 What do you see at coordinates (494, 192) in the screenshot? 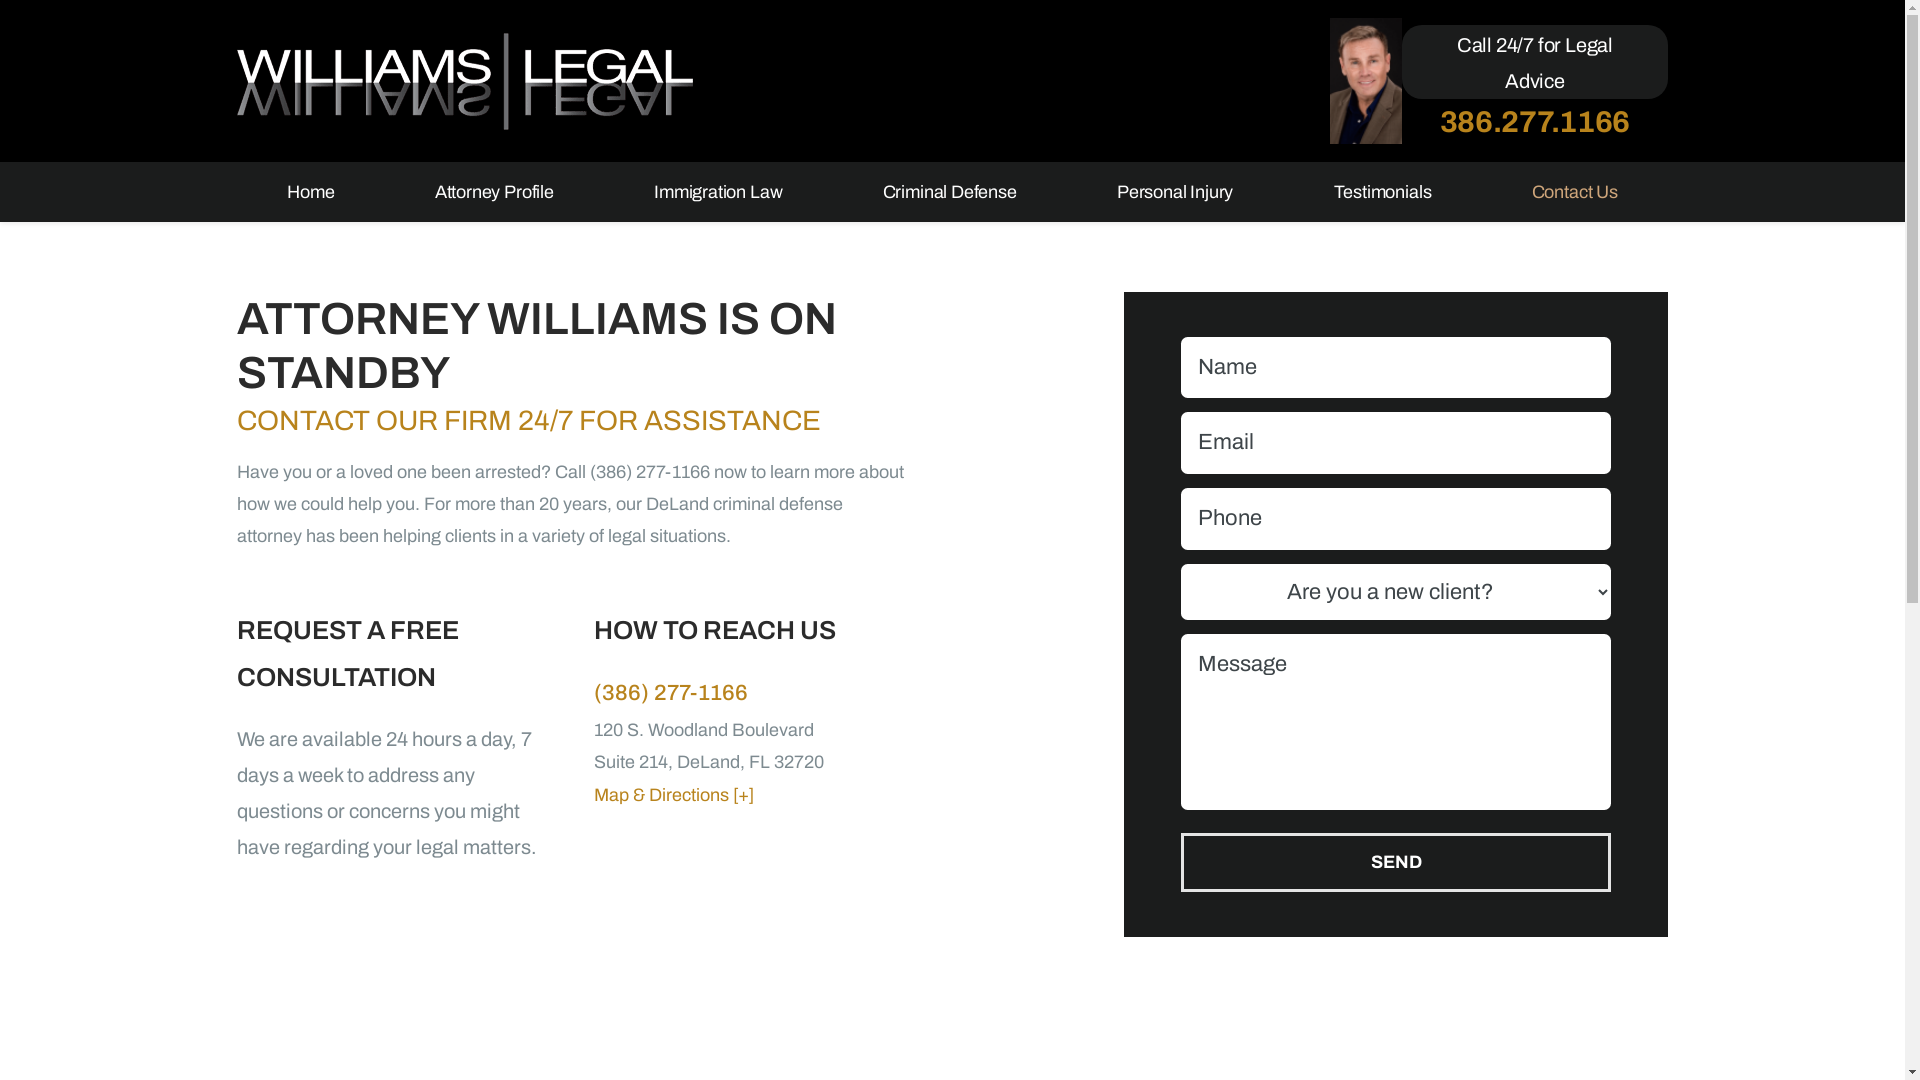
I see `'Attorney Profile'` at bounding box center [494, 192].